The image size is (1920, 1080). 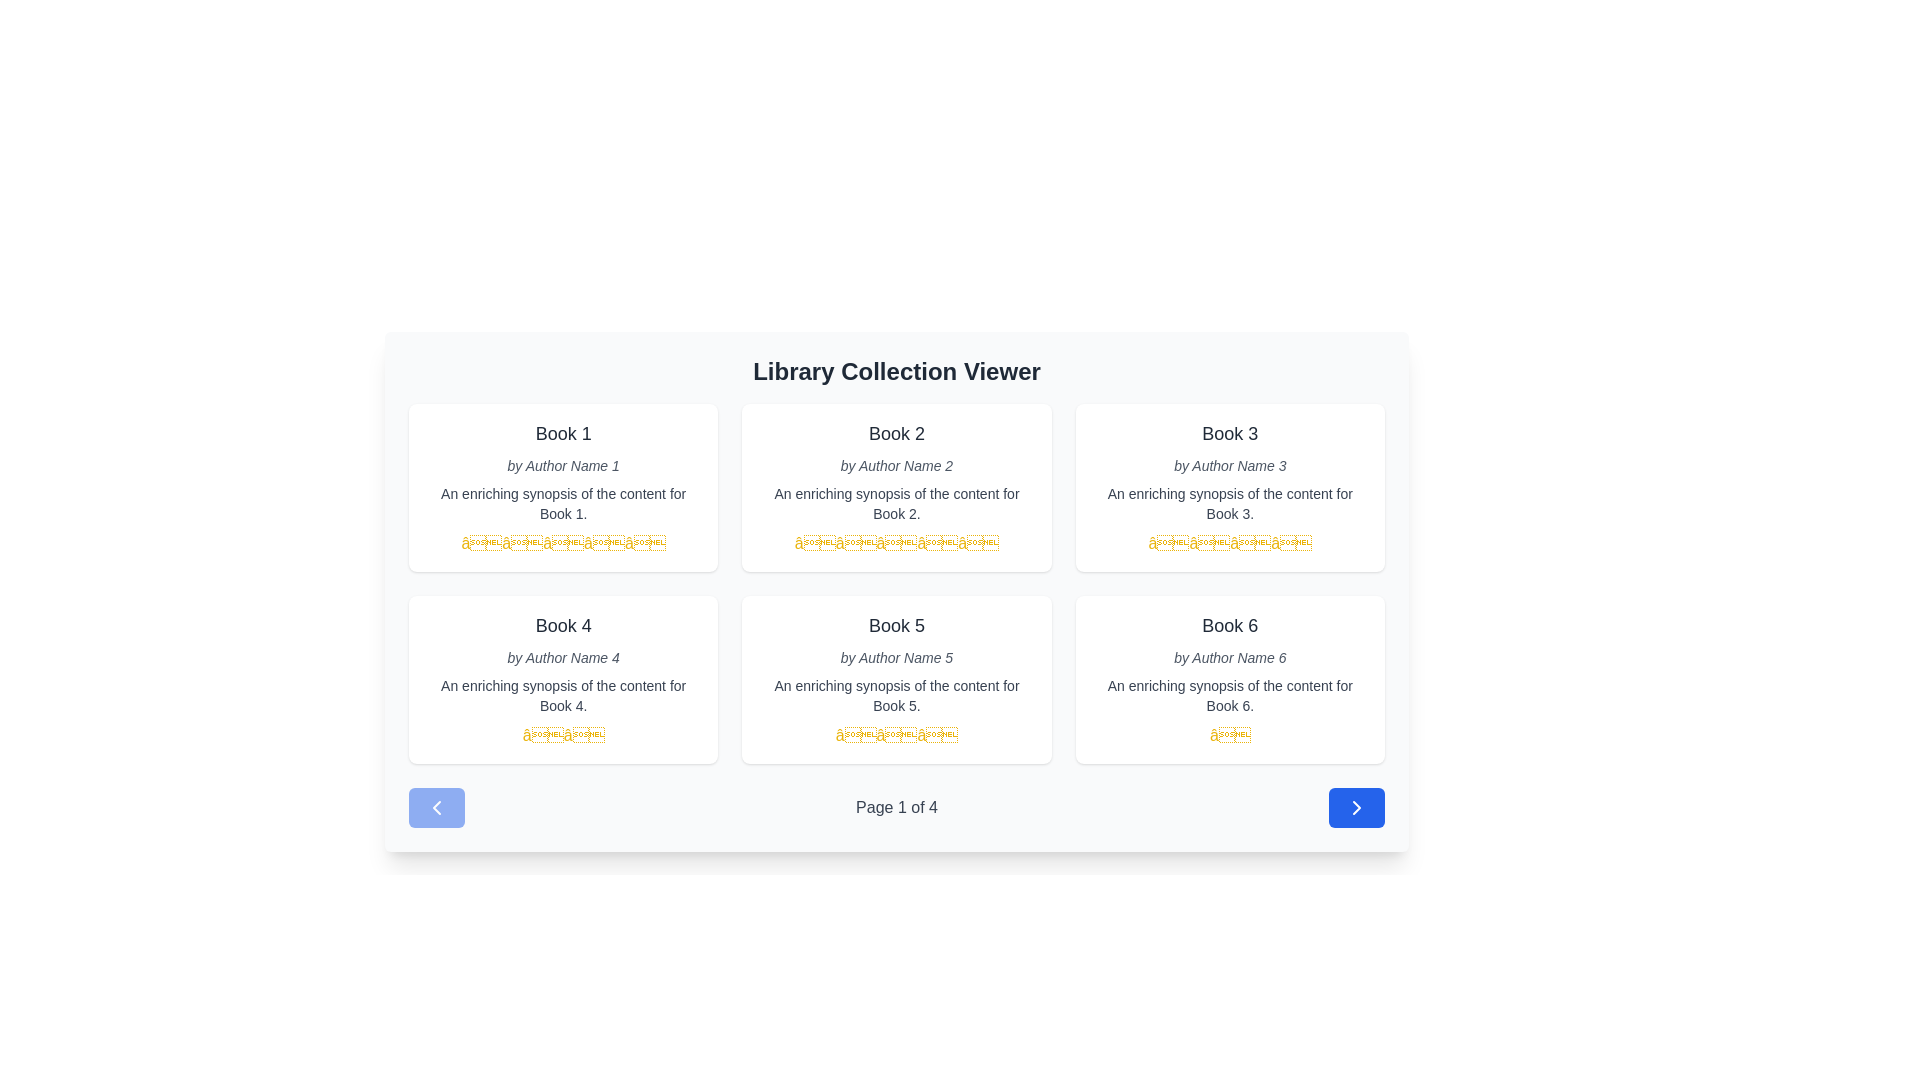 What do you see at coordinates (1168, 543) in the screenshot?
I see `the visual feedback of the third star glyph in the horizontal group of four stars indicating a rating for Book 3` at bounding box center [1168, 543].